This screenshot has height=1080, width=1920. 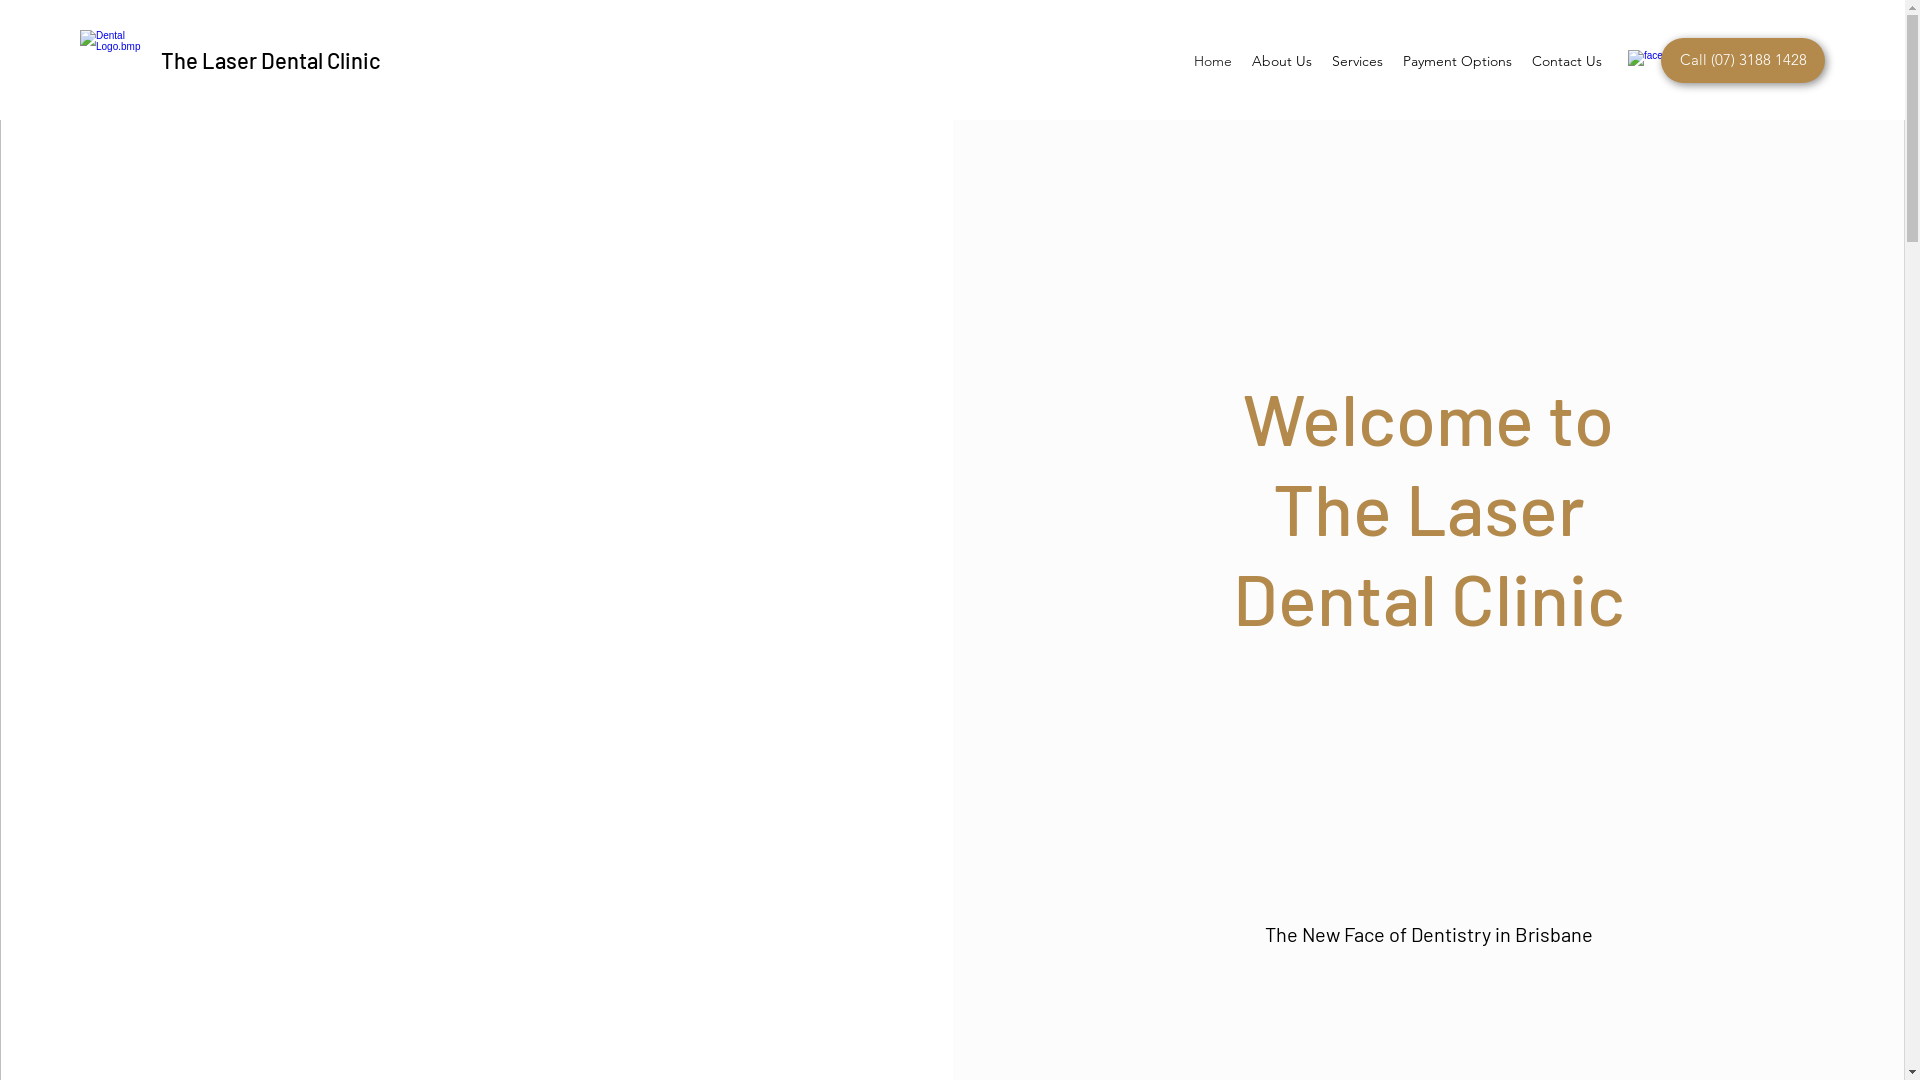 I want to click on 'About Us', so click(x=1281, y=60).